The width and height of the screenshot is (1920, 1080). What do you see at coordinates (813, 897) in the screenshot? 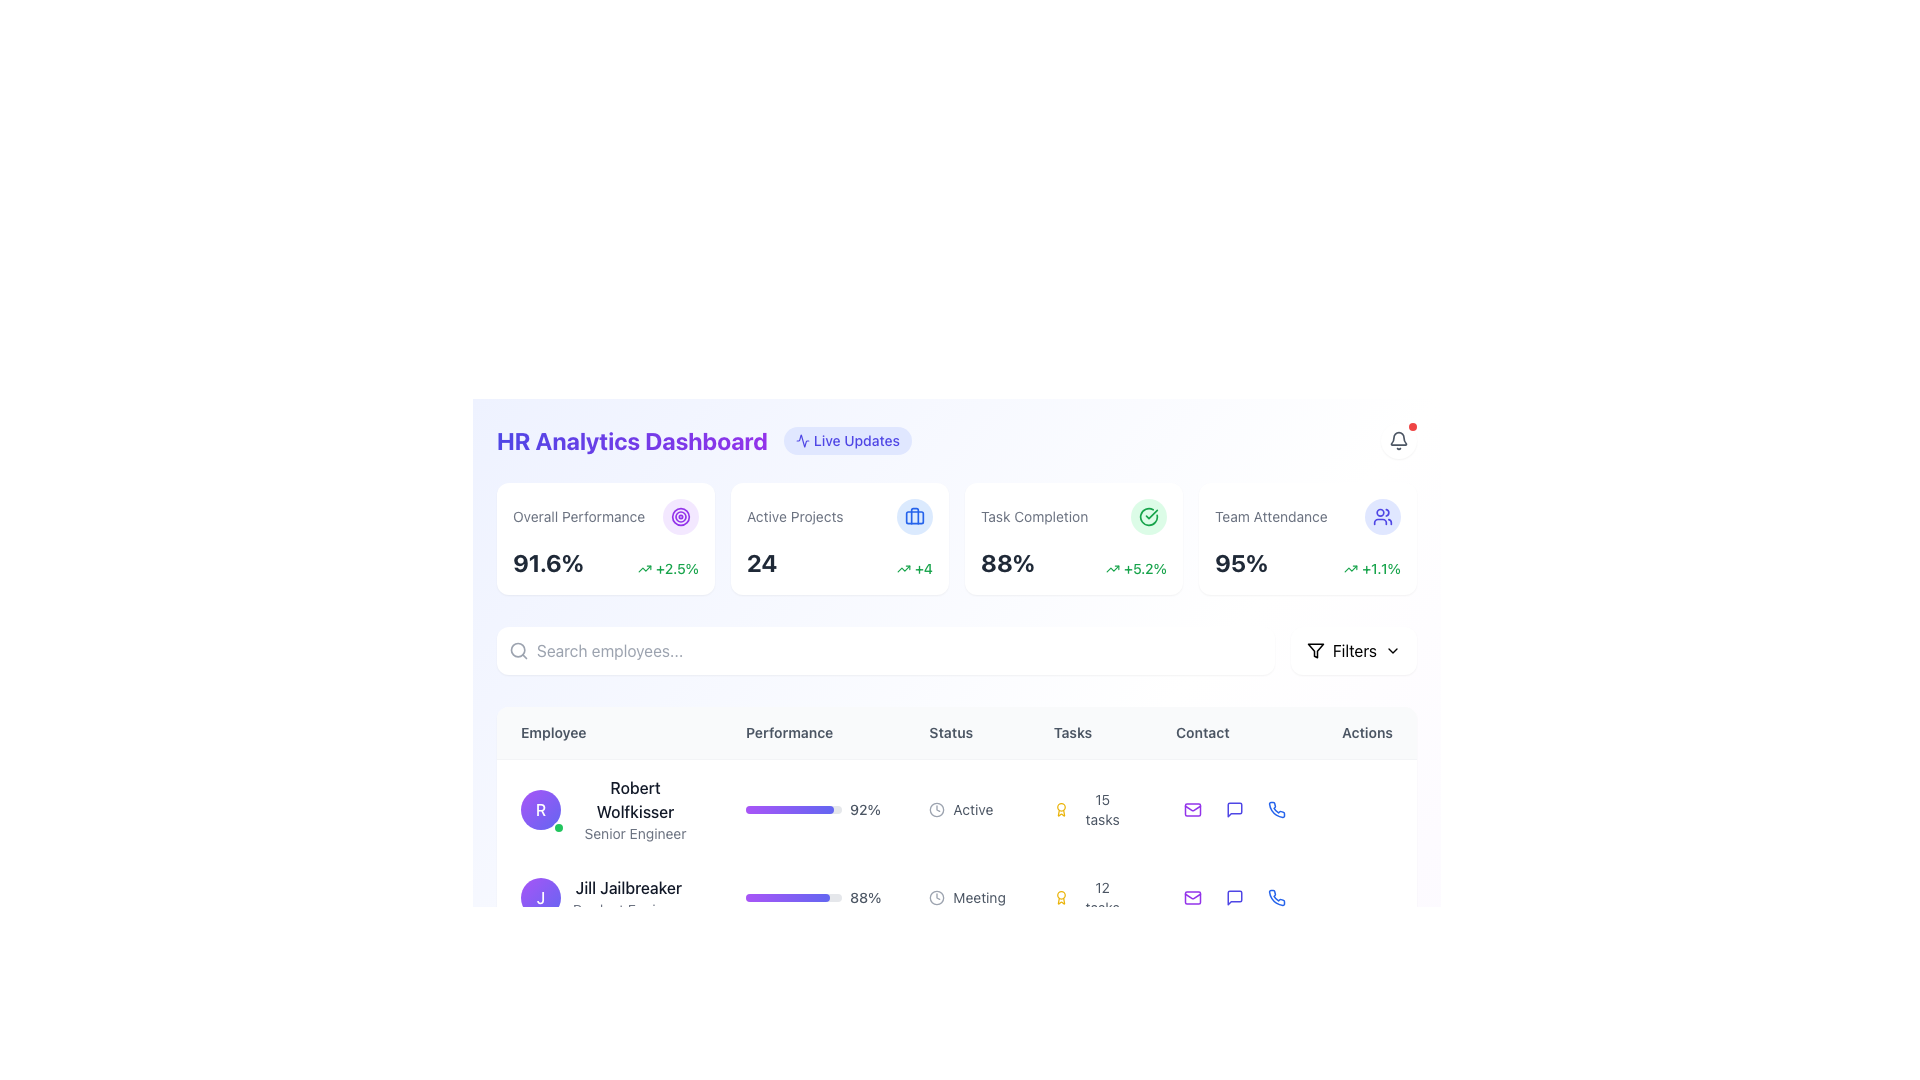
I see `displayed percentage from the progress bar located in the second row of the table under the 'Performance' column, adjacent to 'Jill Jailbreaker' in the 'Employee' column` at bounding box center [813, 897].